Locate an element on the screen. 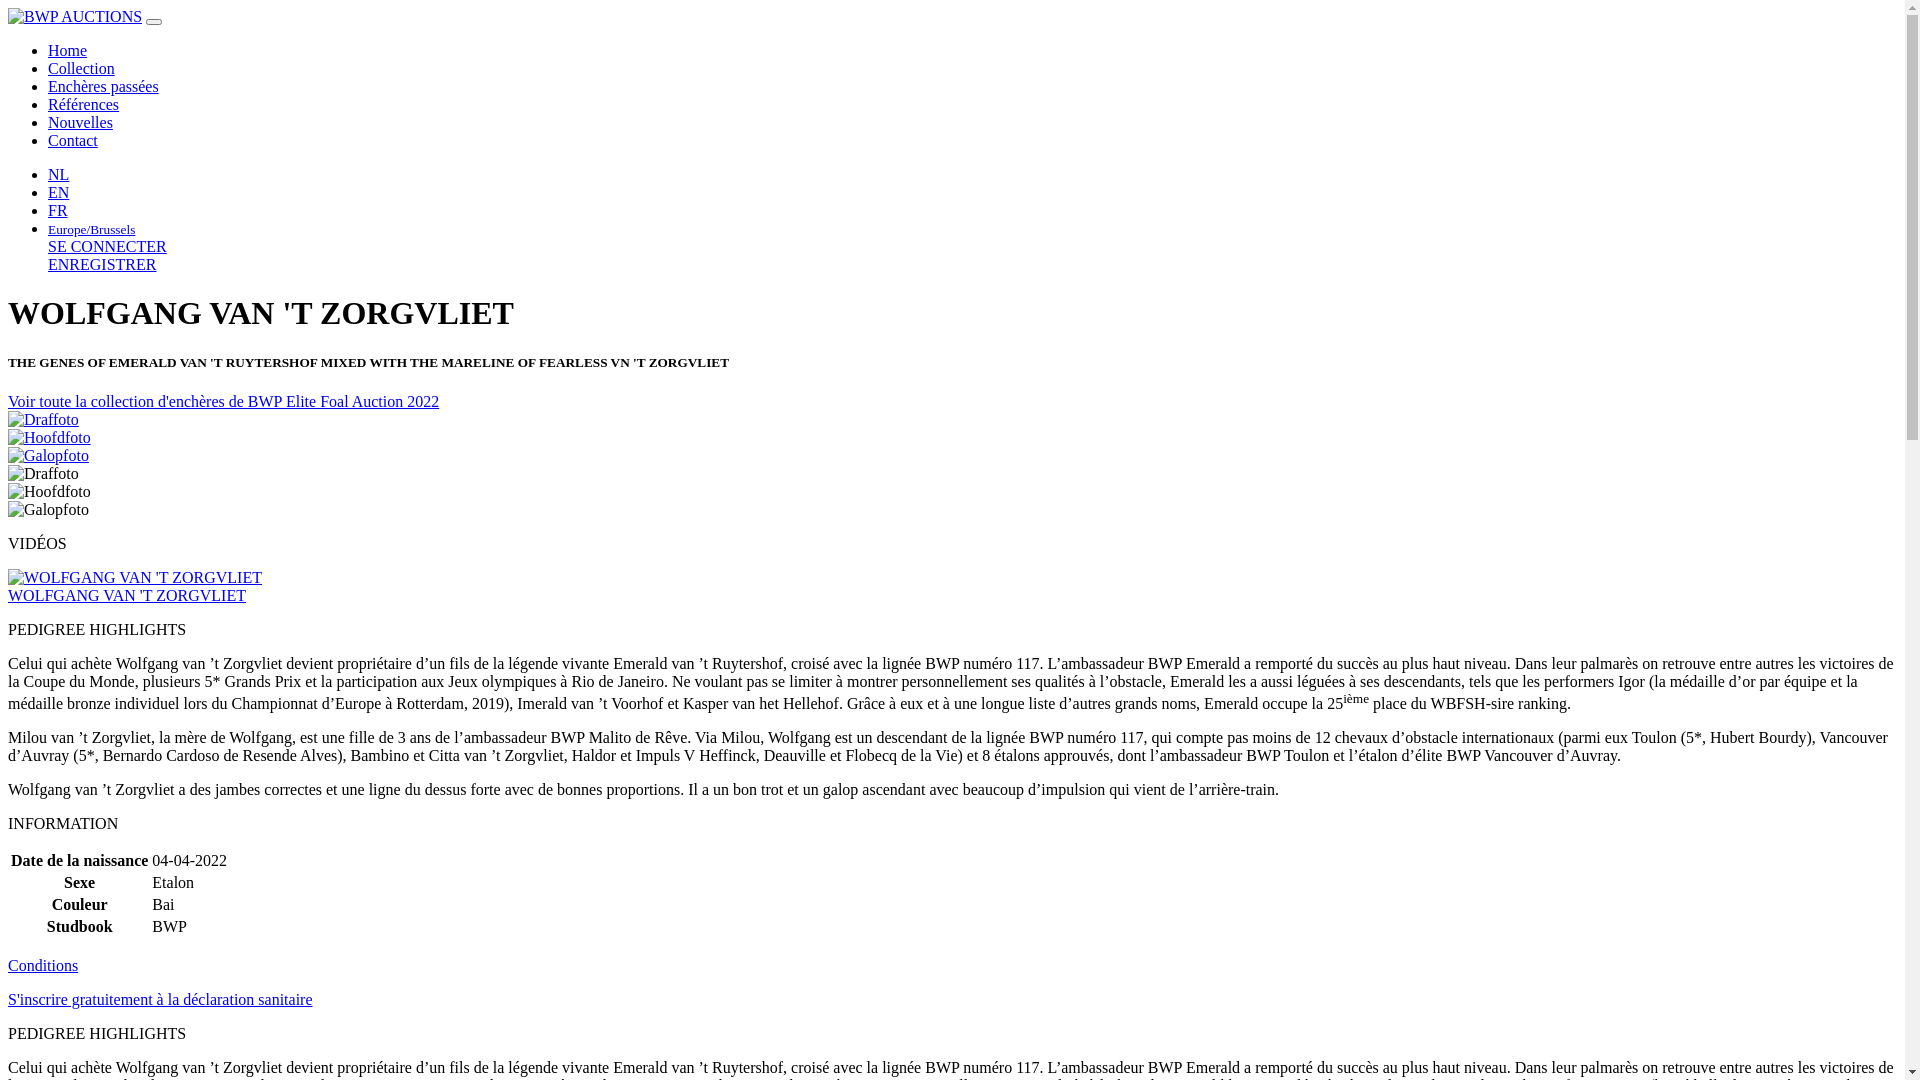 This screenshot has height=1080, width=1920. 'EN' is located at coordinates (58, 192).